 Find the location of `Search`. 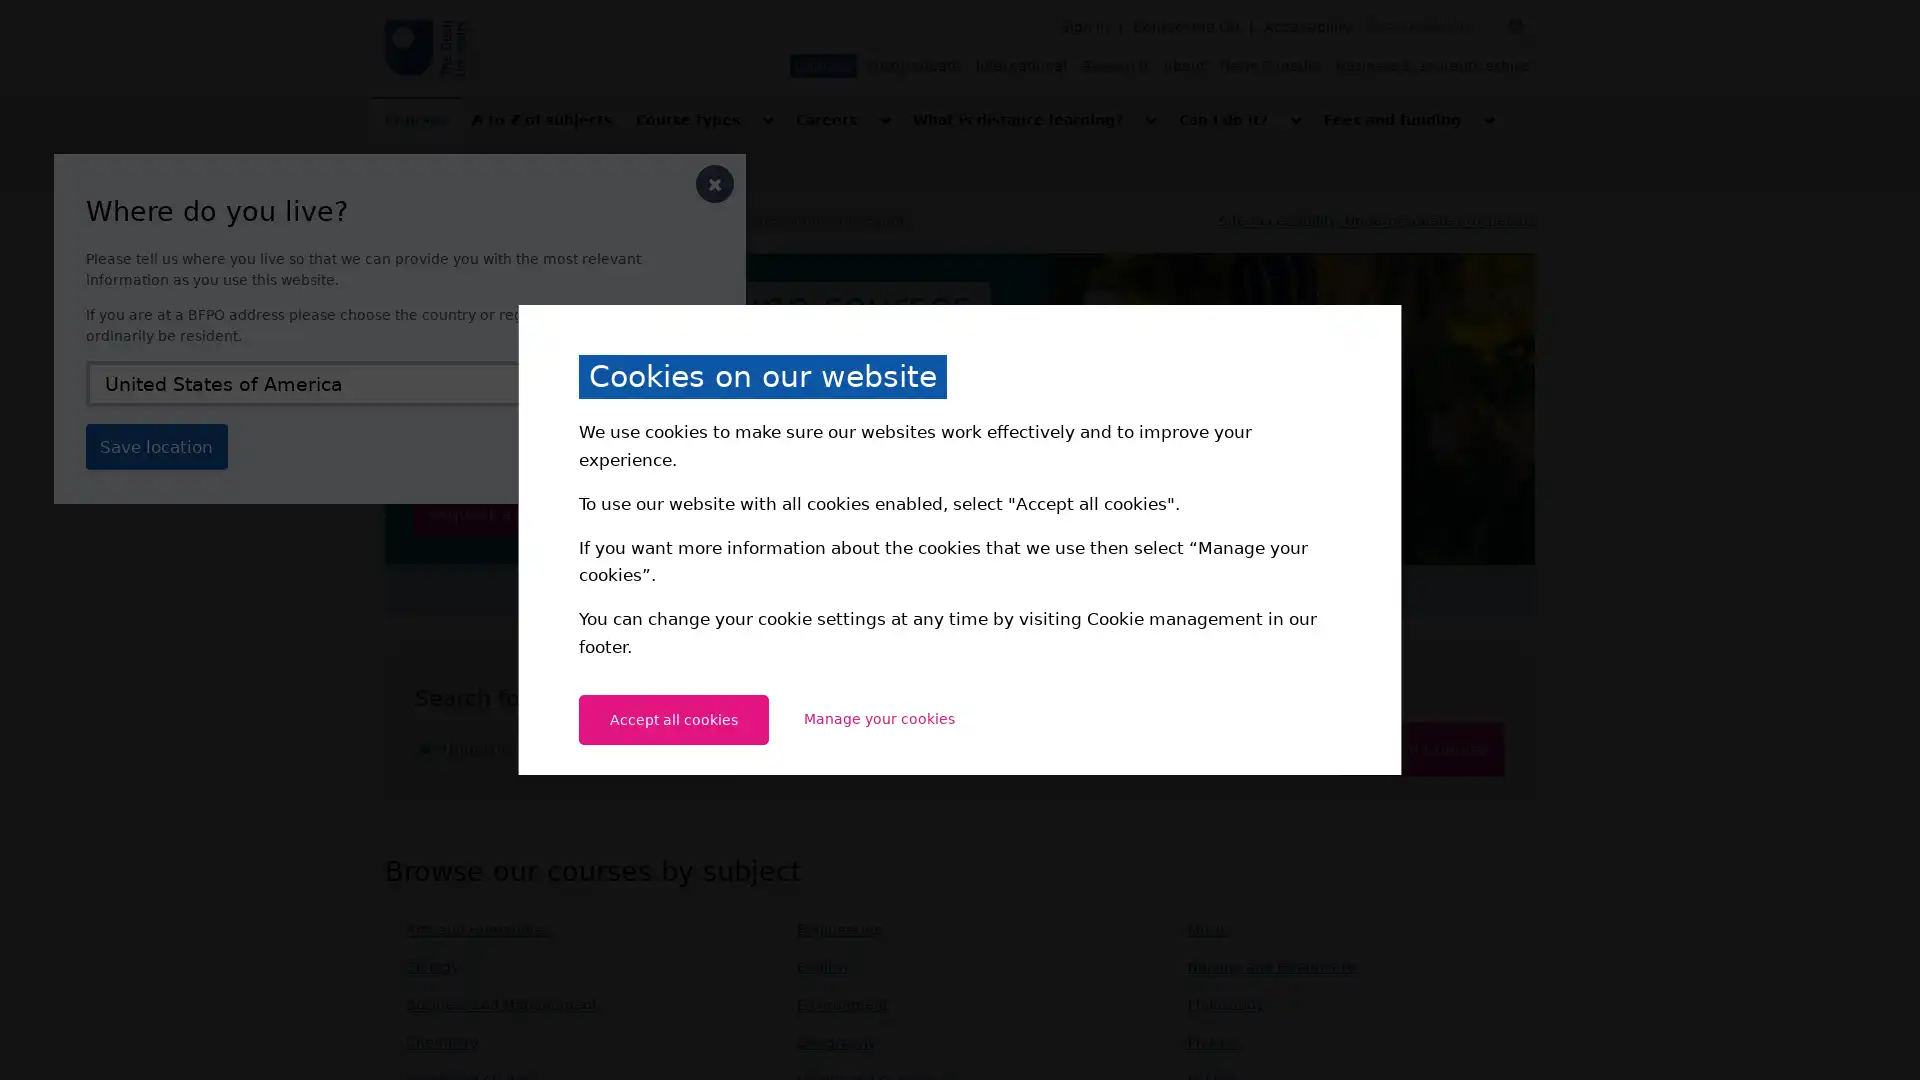

Search is located at coordinates (1516, 27).